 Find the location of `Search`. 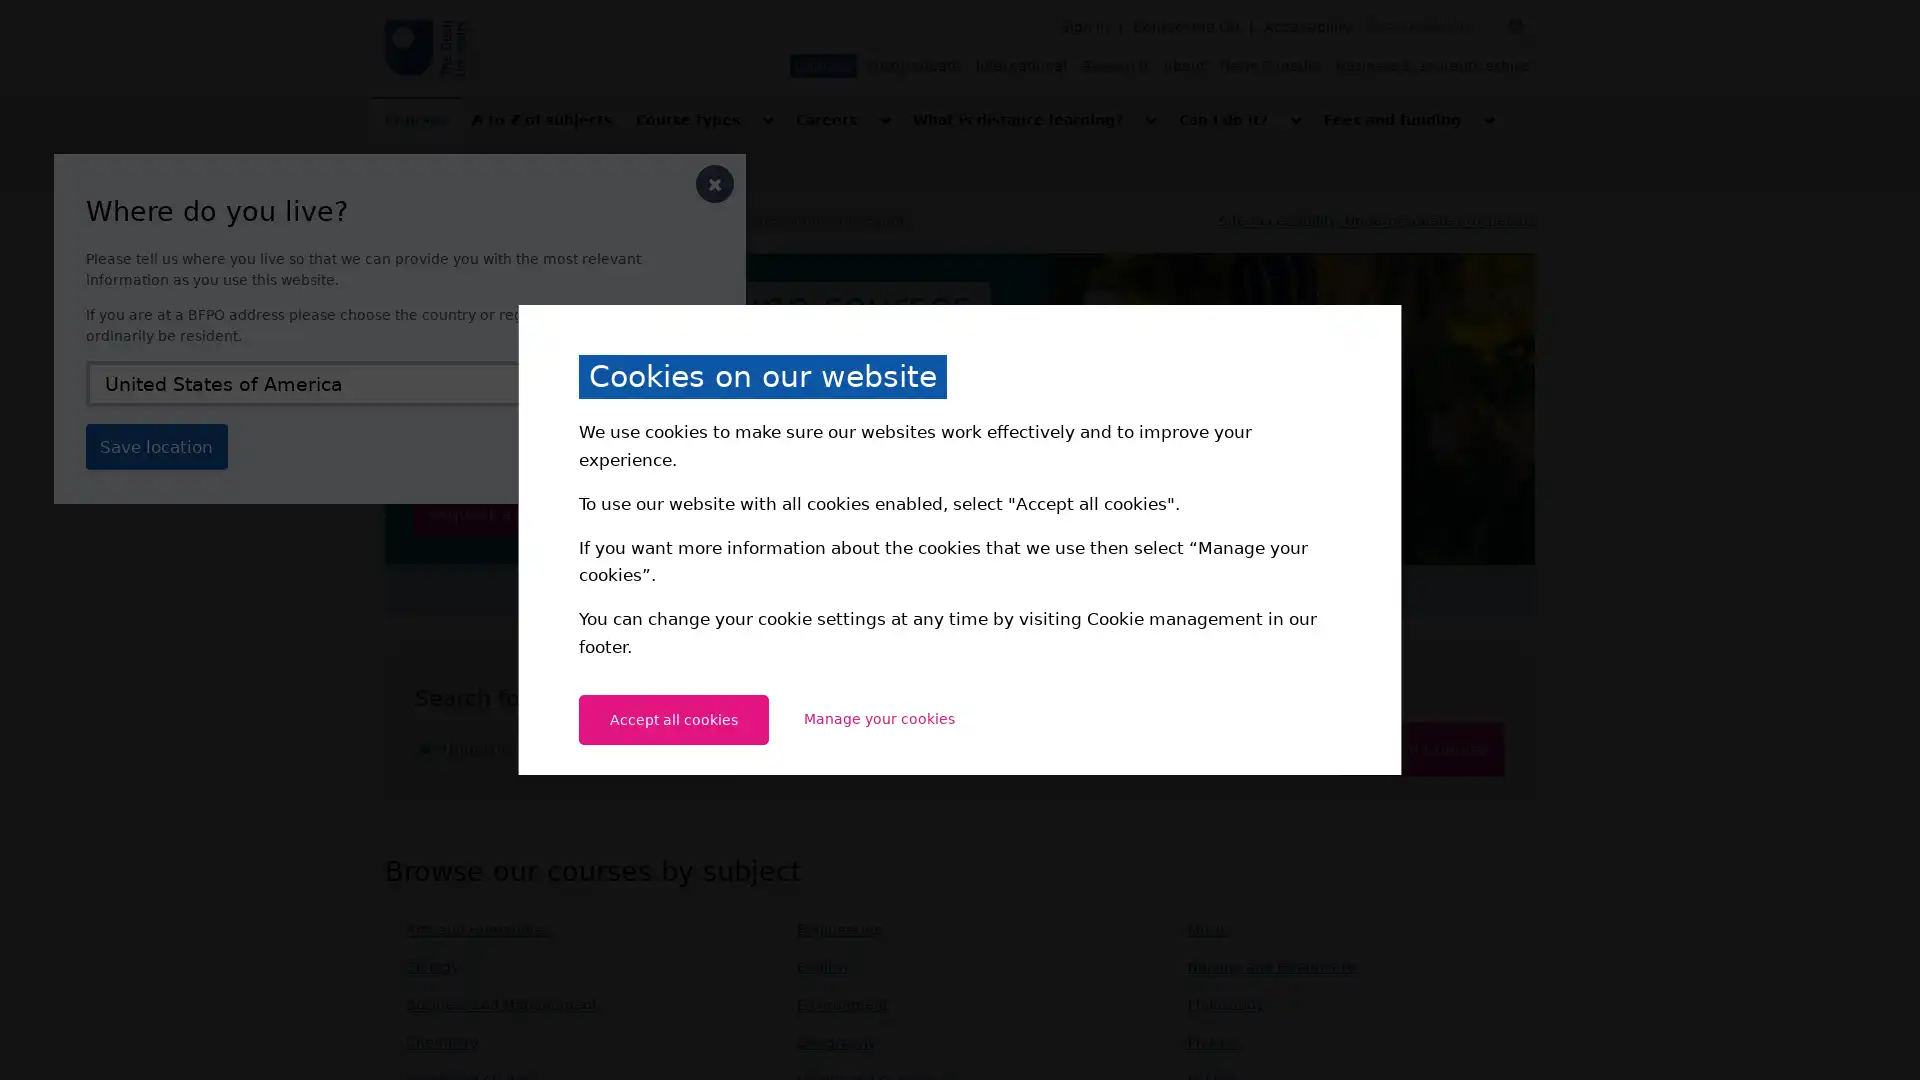

Search is located at coordinates (1516, 27).